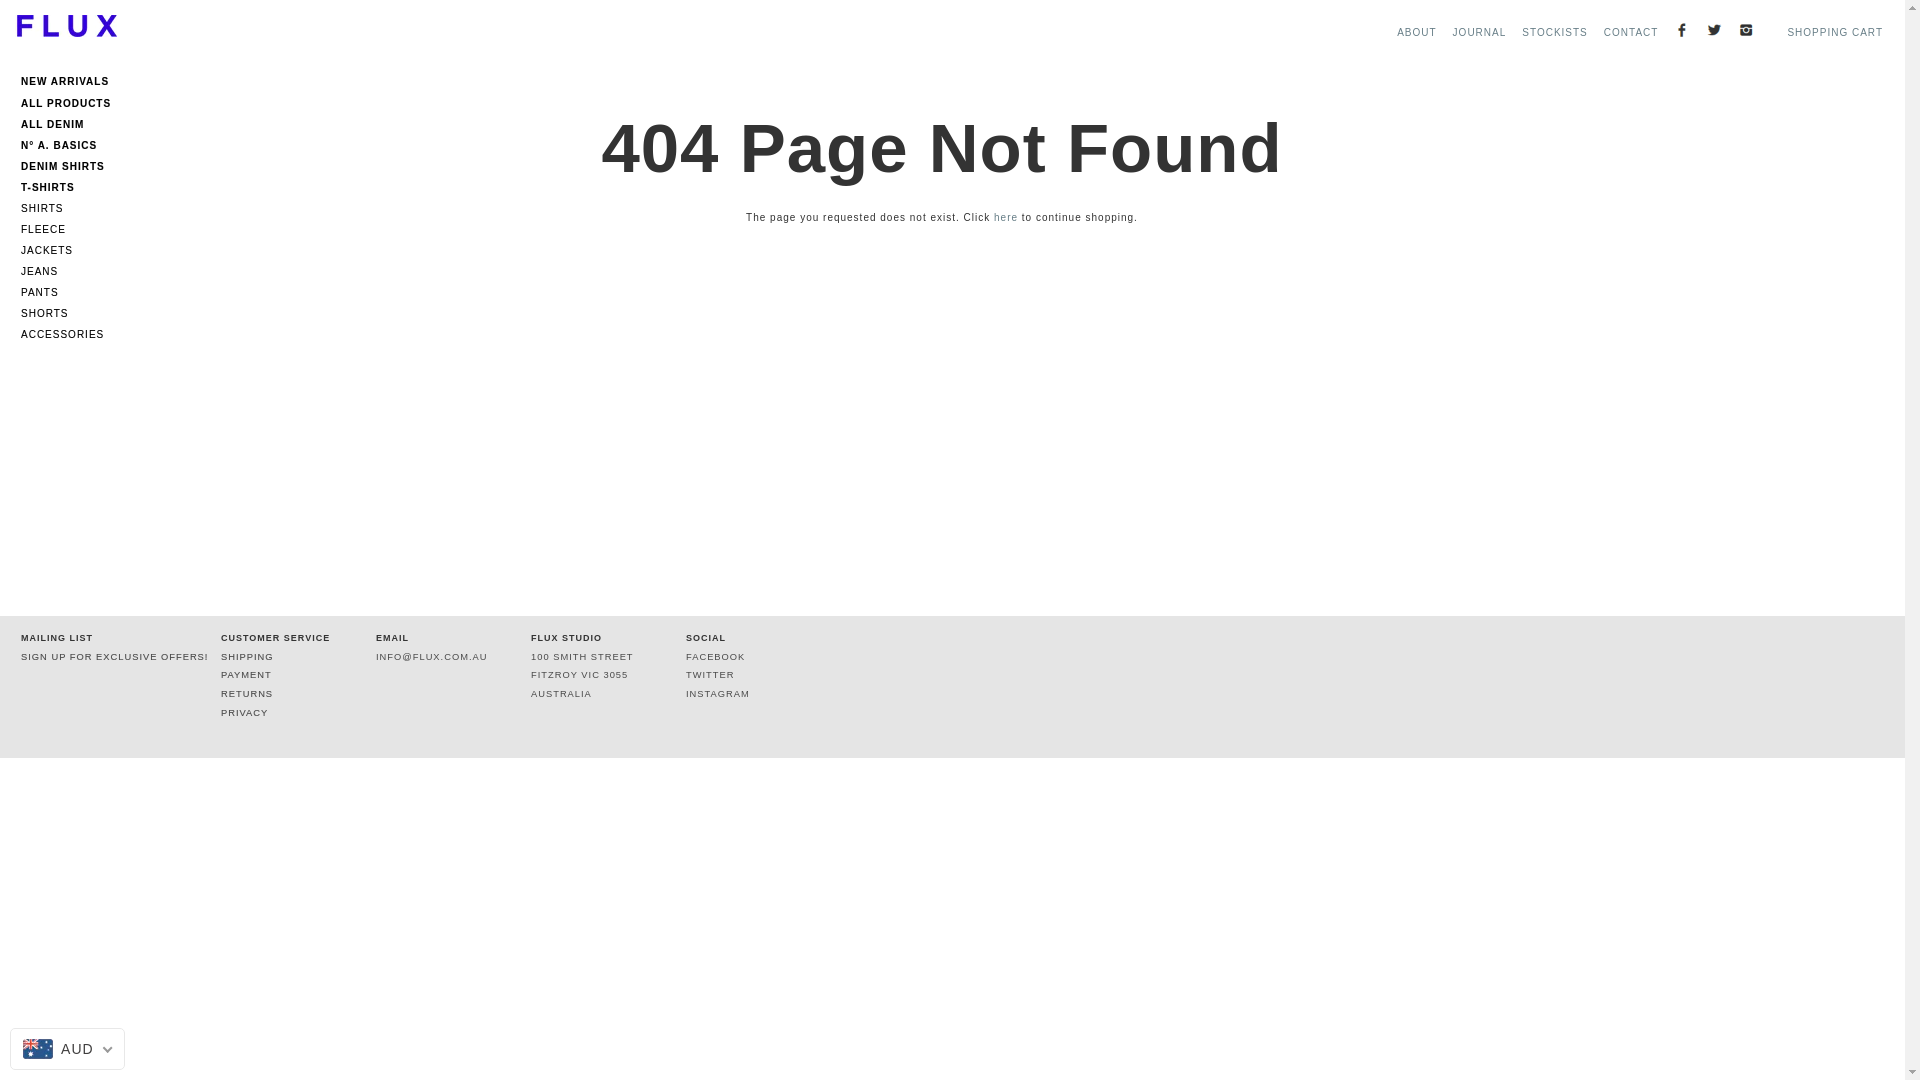 The image size is (1920, 1080). What do you see at coordinates (375, 656) in the screenshot?
I see `'INFO@FLUX.COM.AU'` at bounding box center [375, 656].